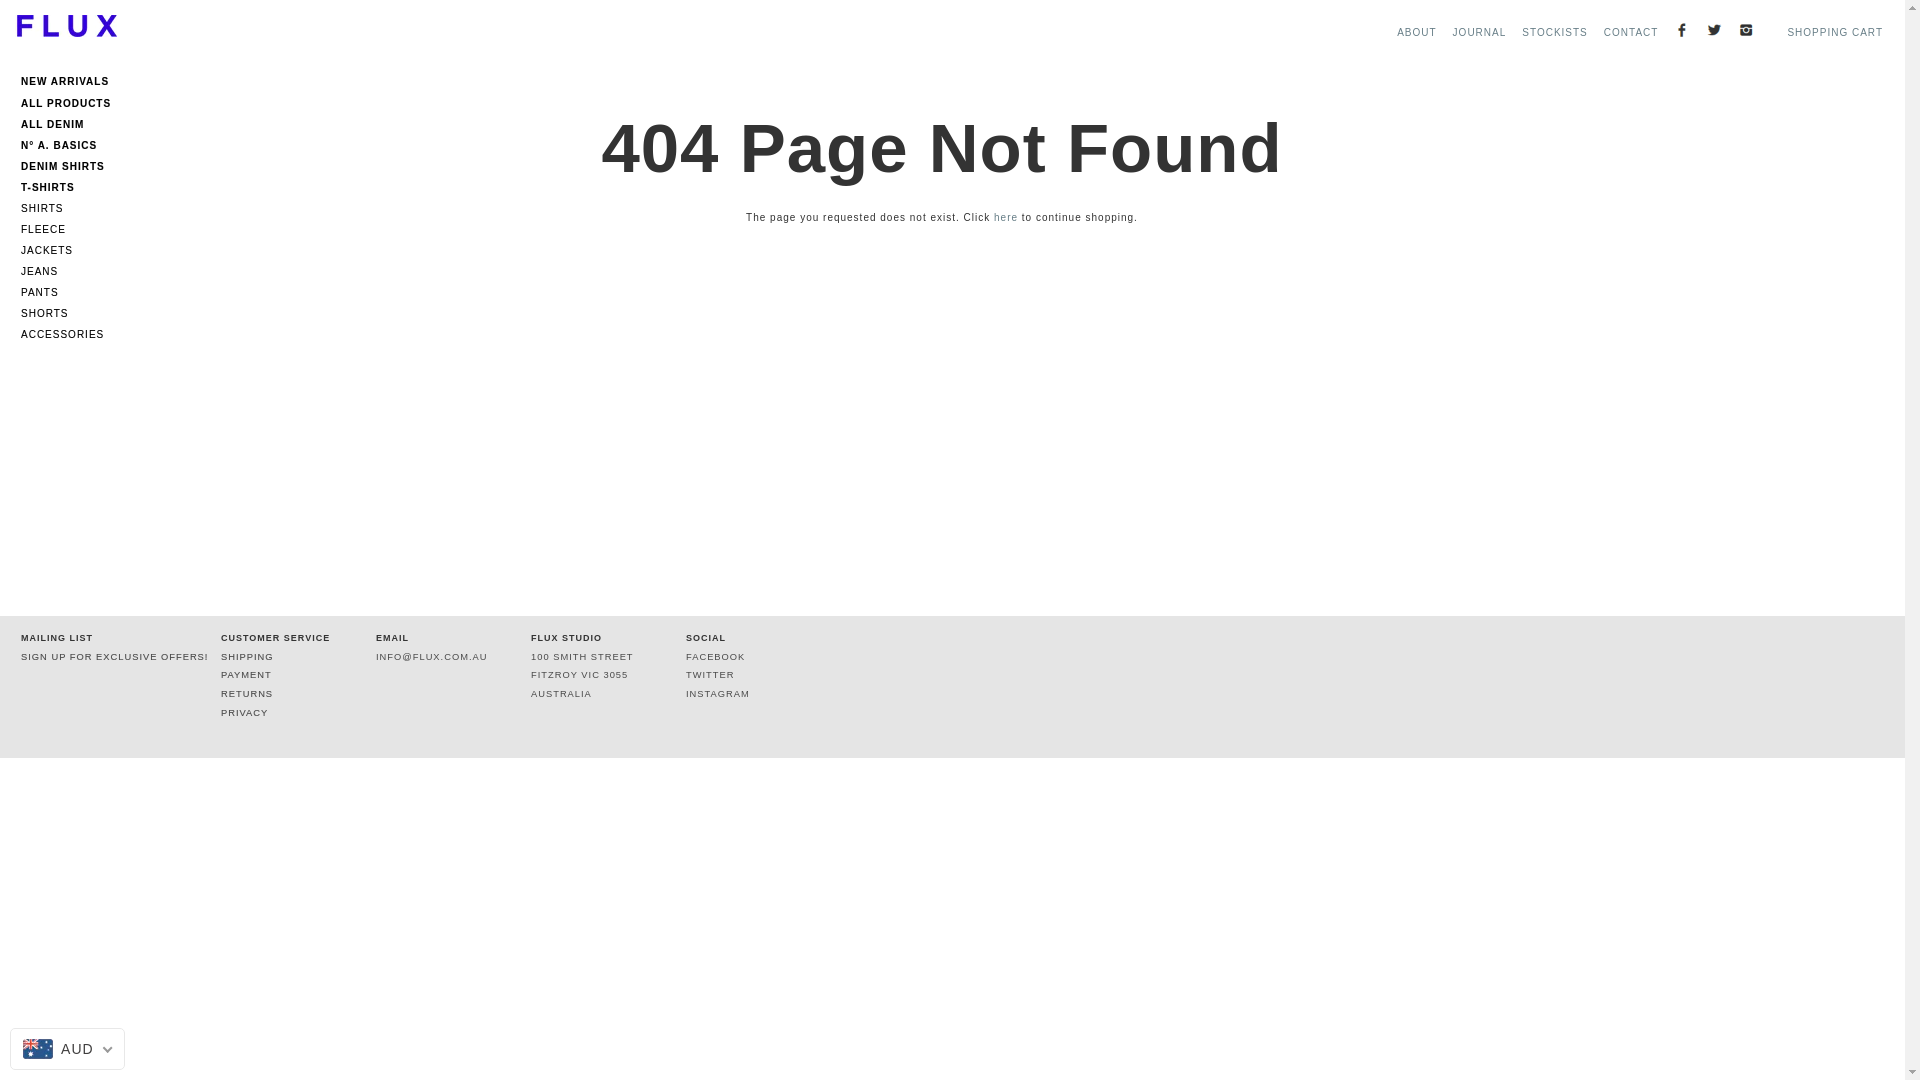 The image size is (1920, 1080). What do you see at coordinates (375, 656) in the screenshot?
I see `'INFO@FLUX.COM.AU'` at bounding box center [375, 656].